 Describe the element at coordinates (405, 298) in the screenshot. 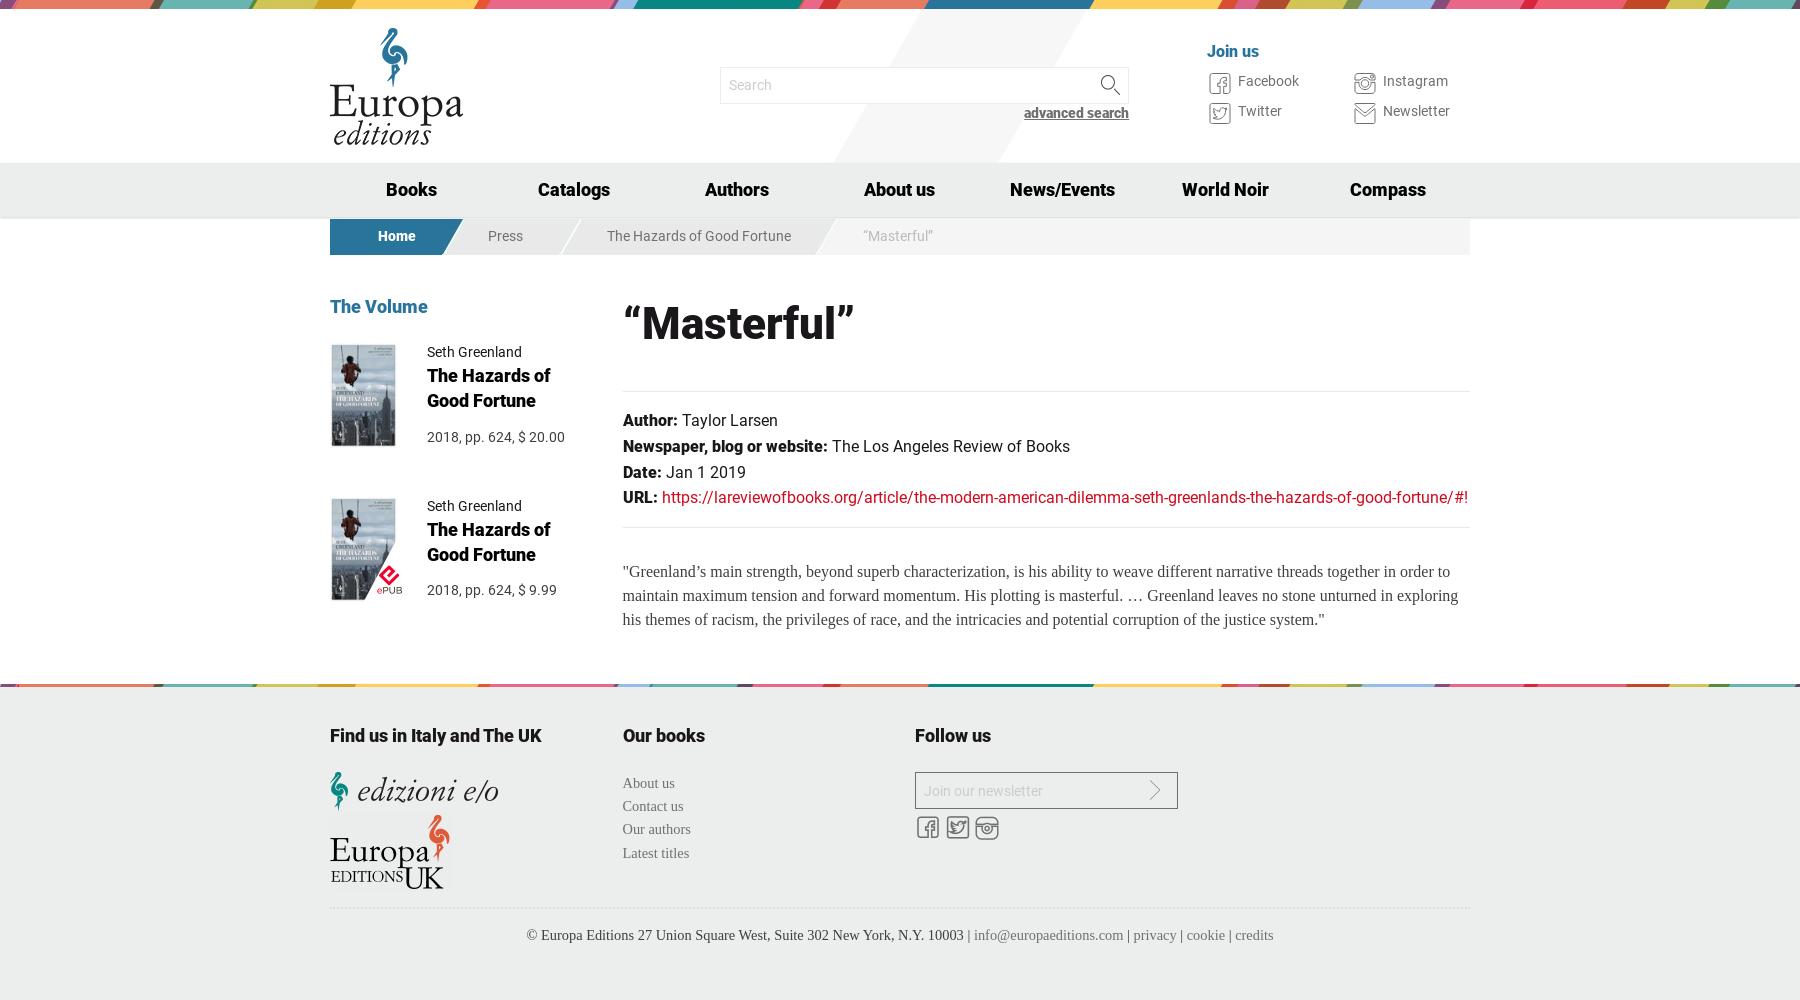

I see `'Forthcoming'` at that location.